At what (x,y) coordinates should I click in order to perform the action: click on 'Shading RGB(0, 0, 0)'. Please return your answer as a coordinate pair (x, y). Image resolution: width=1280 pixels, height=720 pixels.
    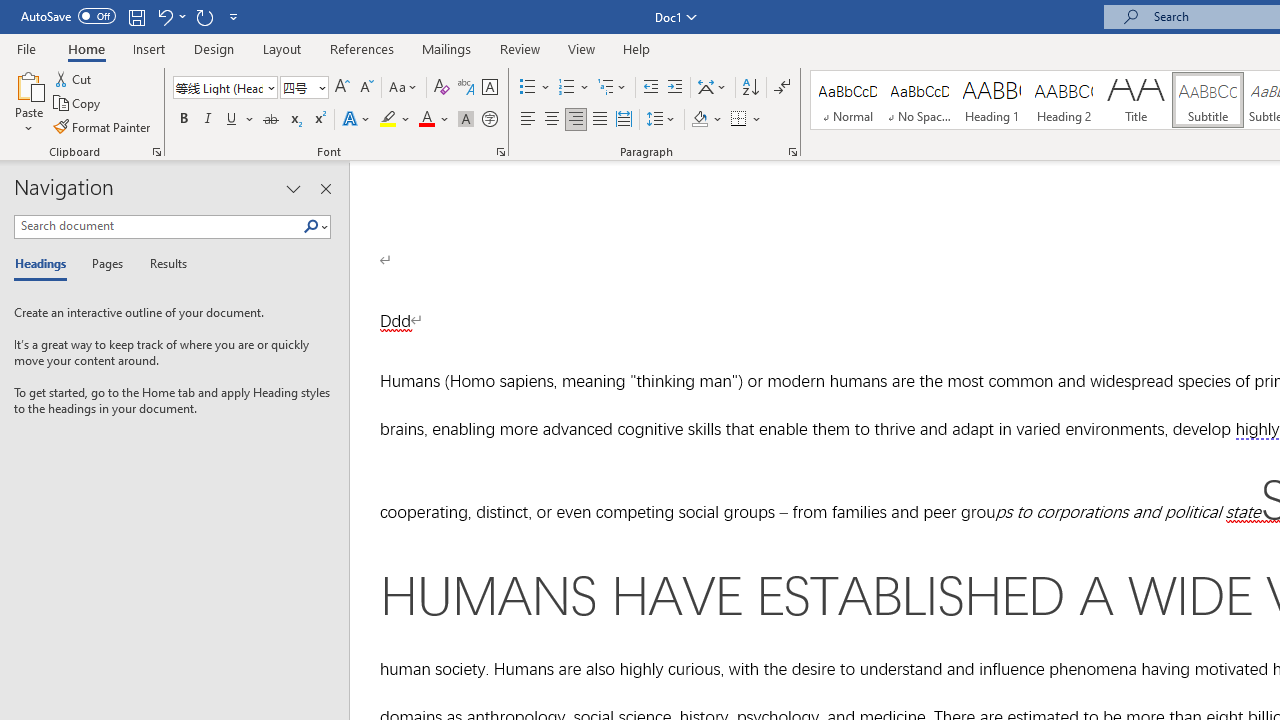
    Looking at the image, I should click on (699, 119).